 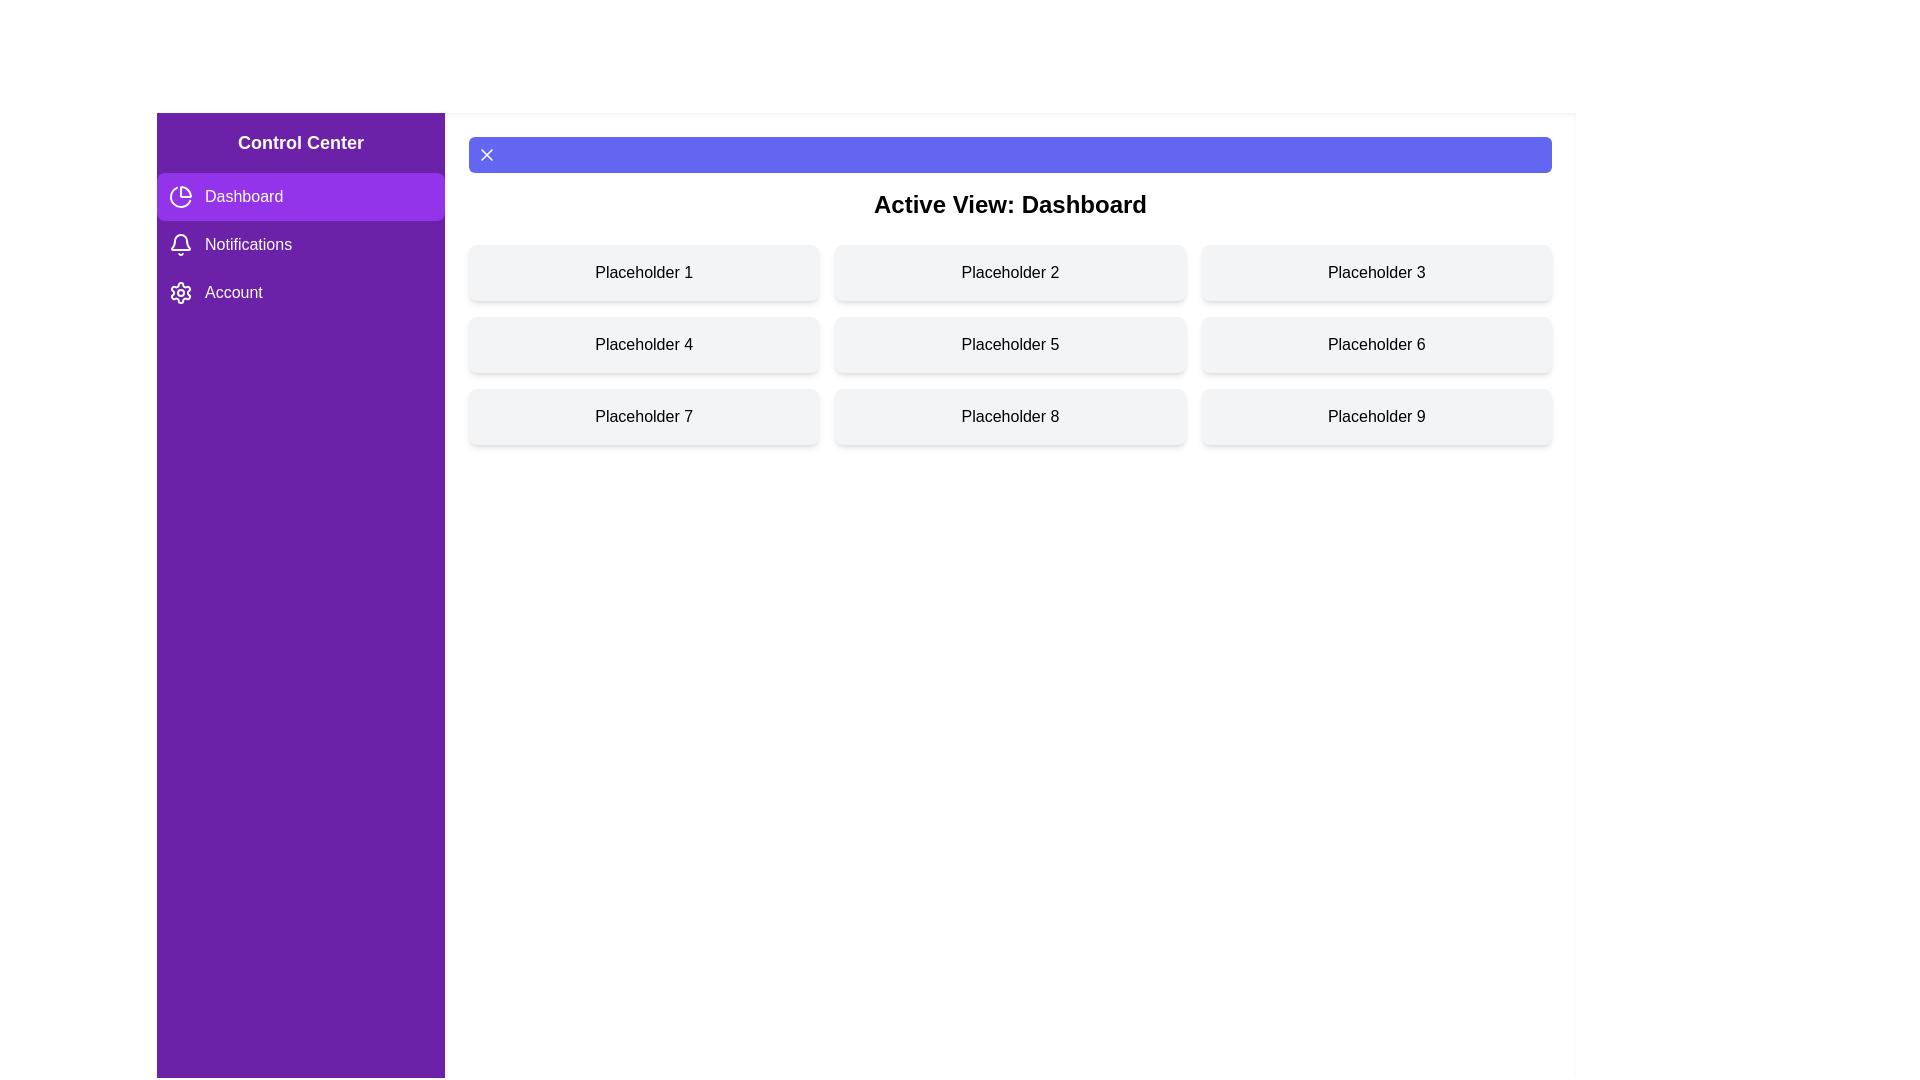 I want to click on the view Dashboard from the drawer menu, so click(x=300, y=196).